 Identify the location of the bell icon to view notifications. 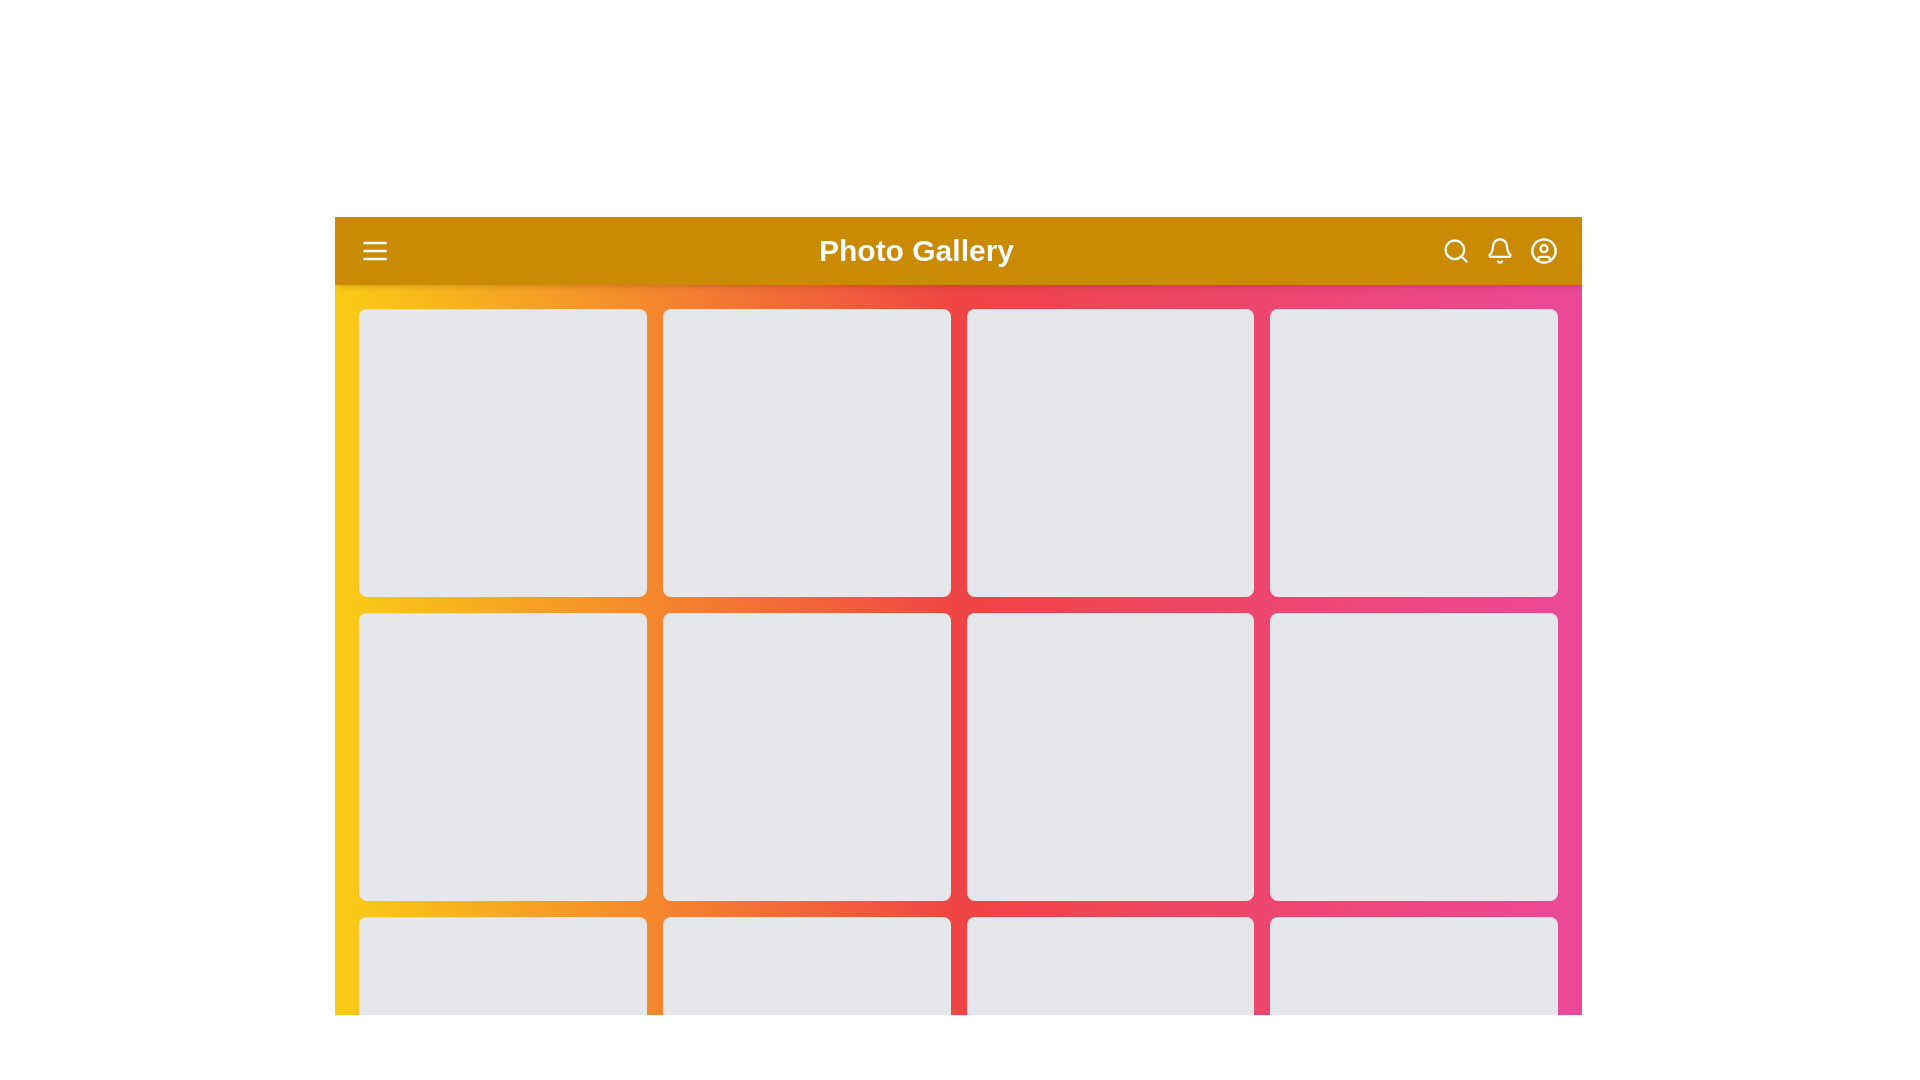
(1499, 249).